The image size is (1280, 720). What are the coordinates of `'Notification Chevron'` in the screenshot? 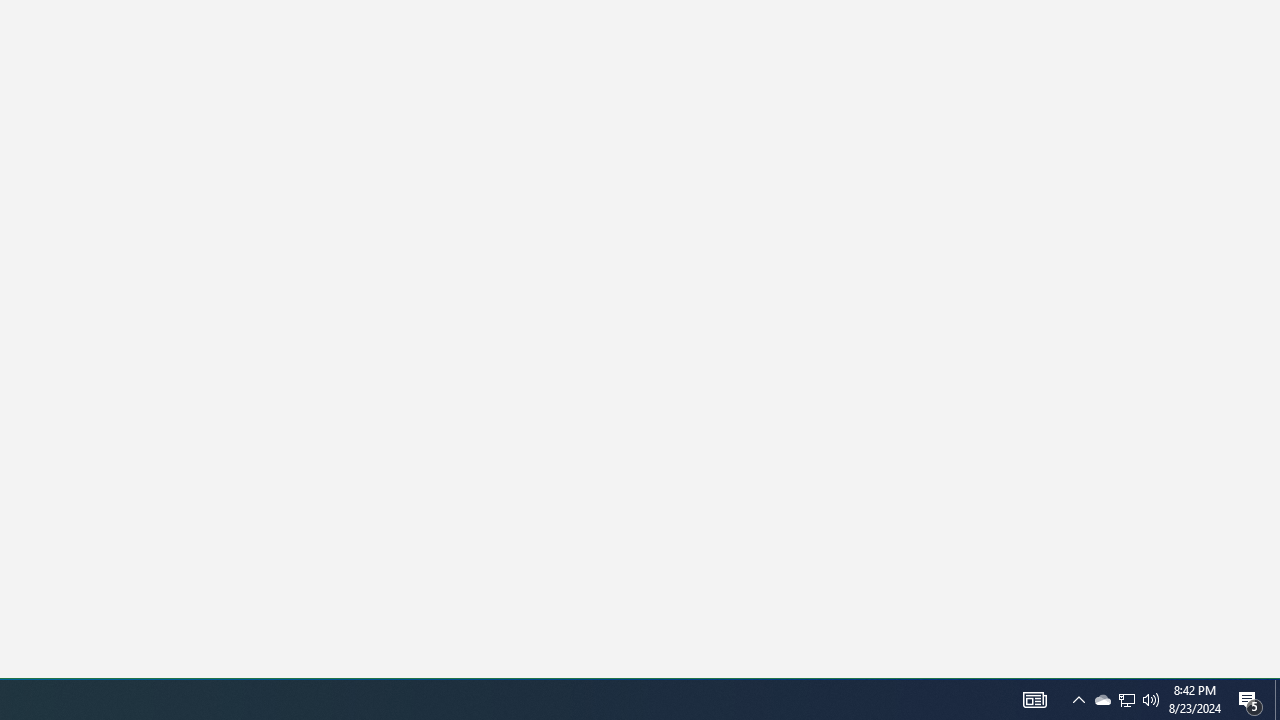 It's located at (1127, 698).